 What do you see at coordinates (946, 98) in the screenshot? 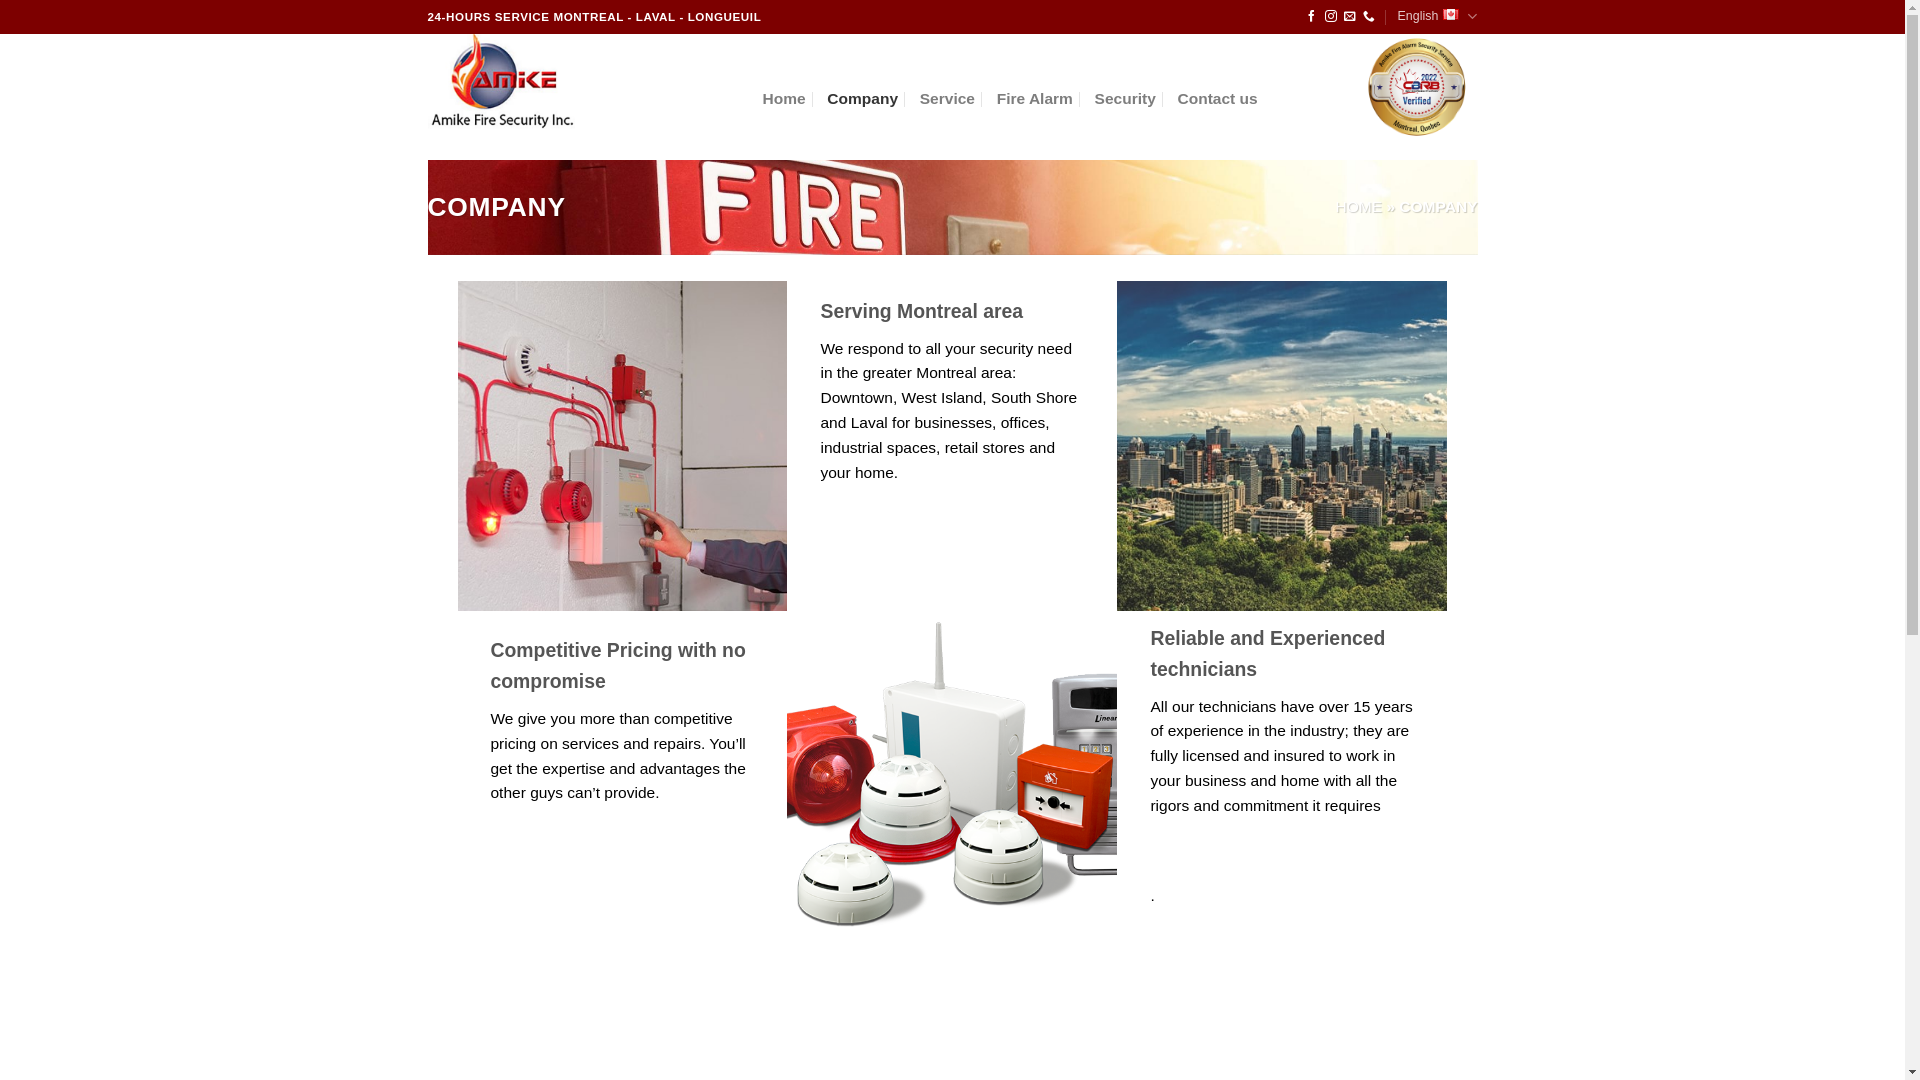
I see `'Service'` at bounding box center [946, 98].